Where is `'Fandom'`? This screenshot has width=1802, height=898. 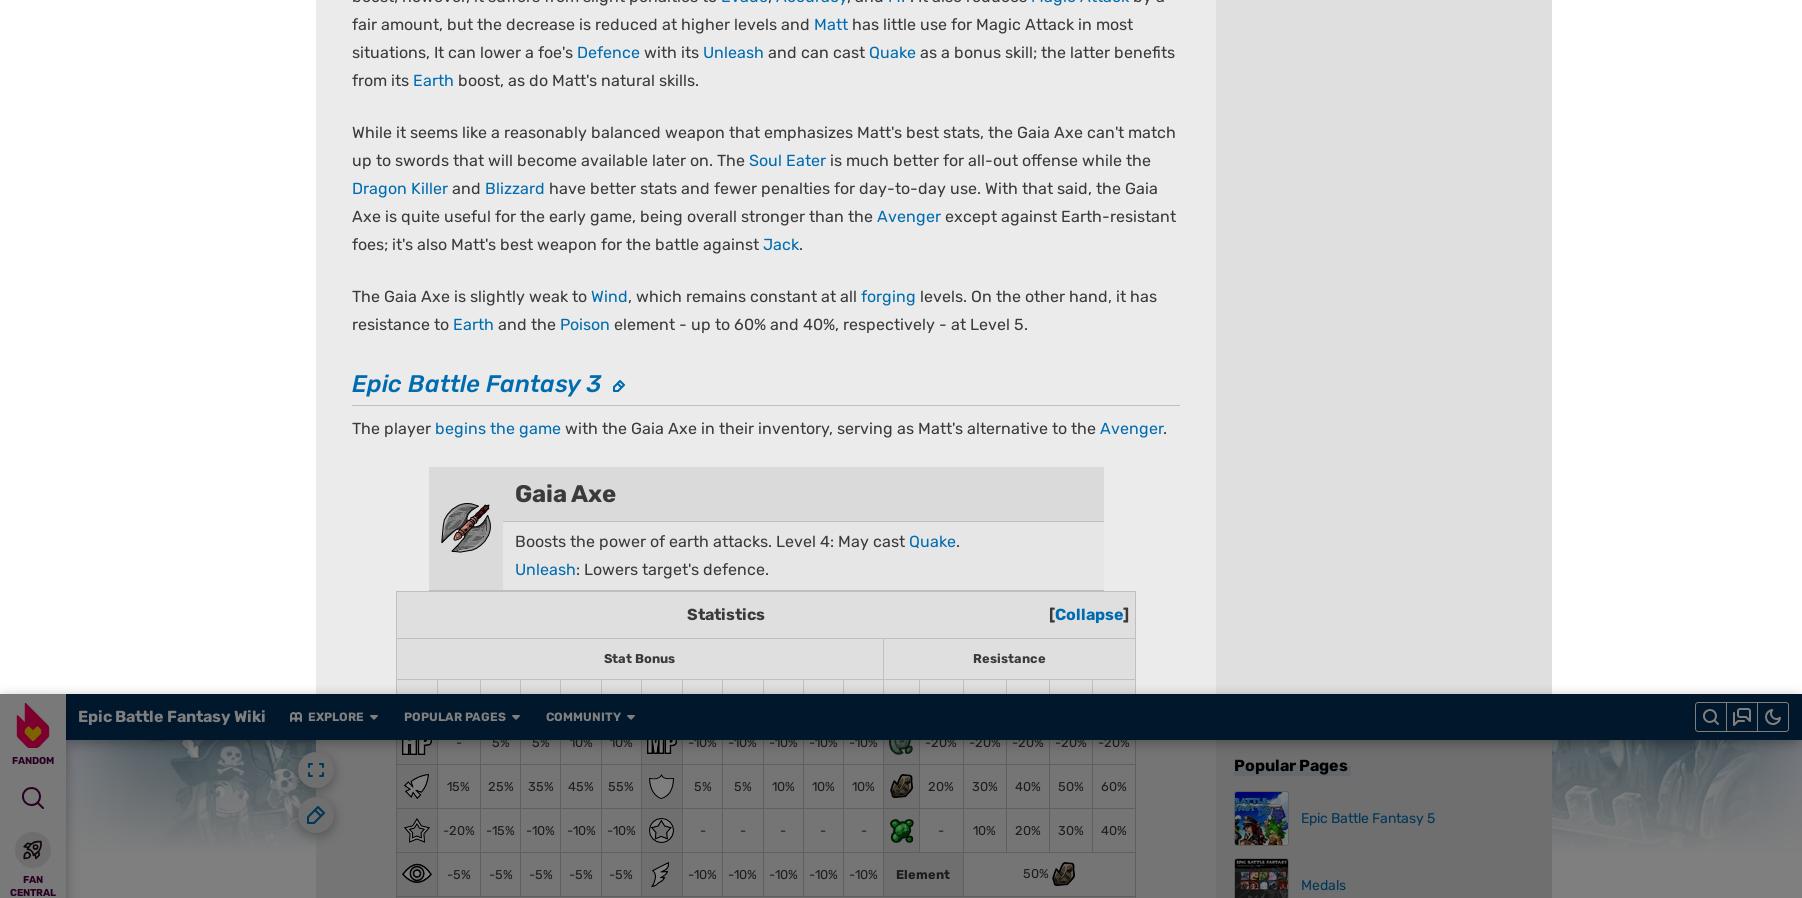
'Fandom' is located at coordinates (467, 769).